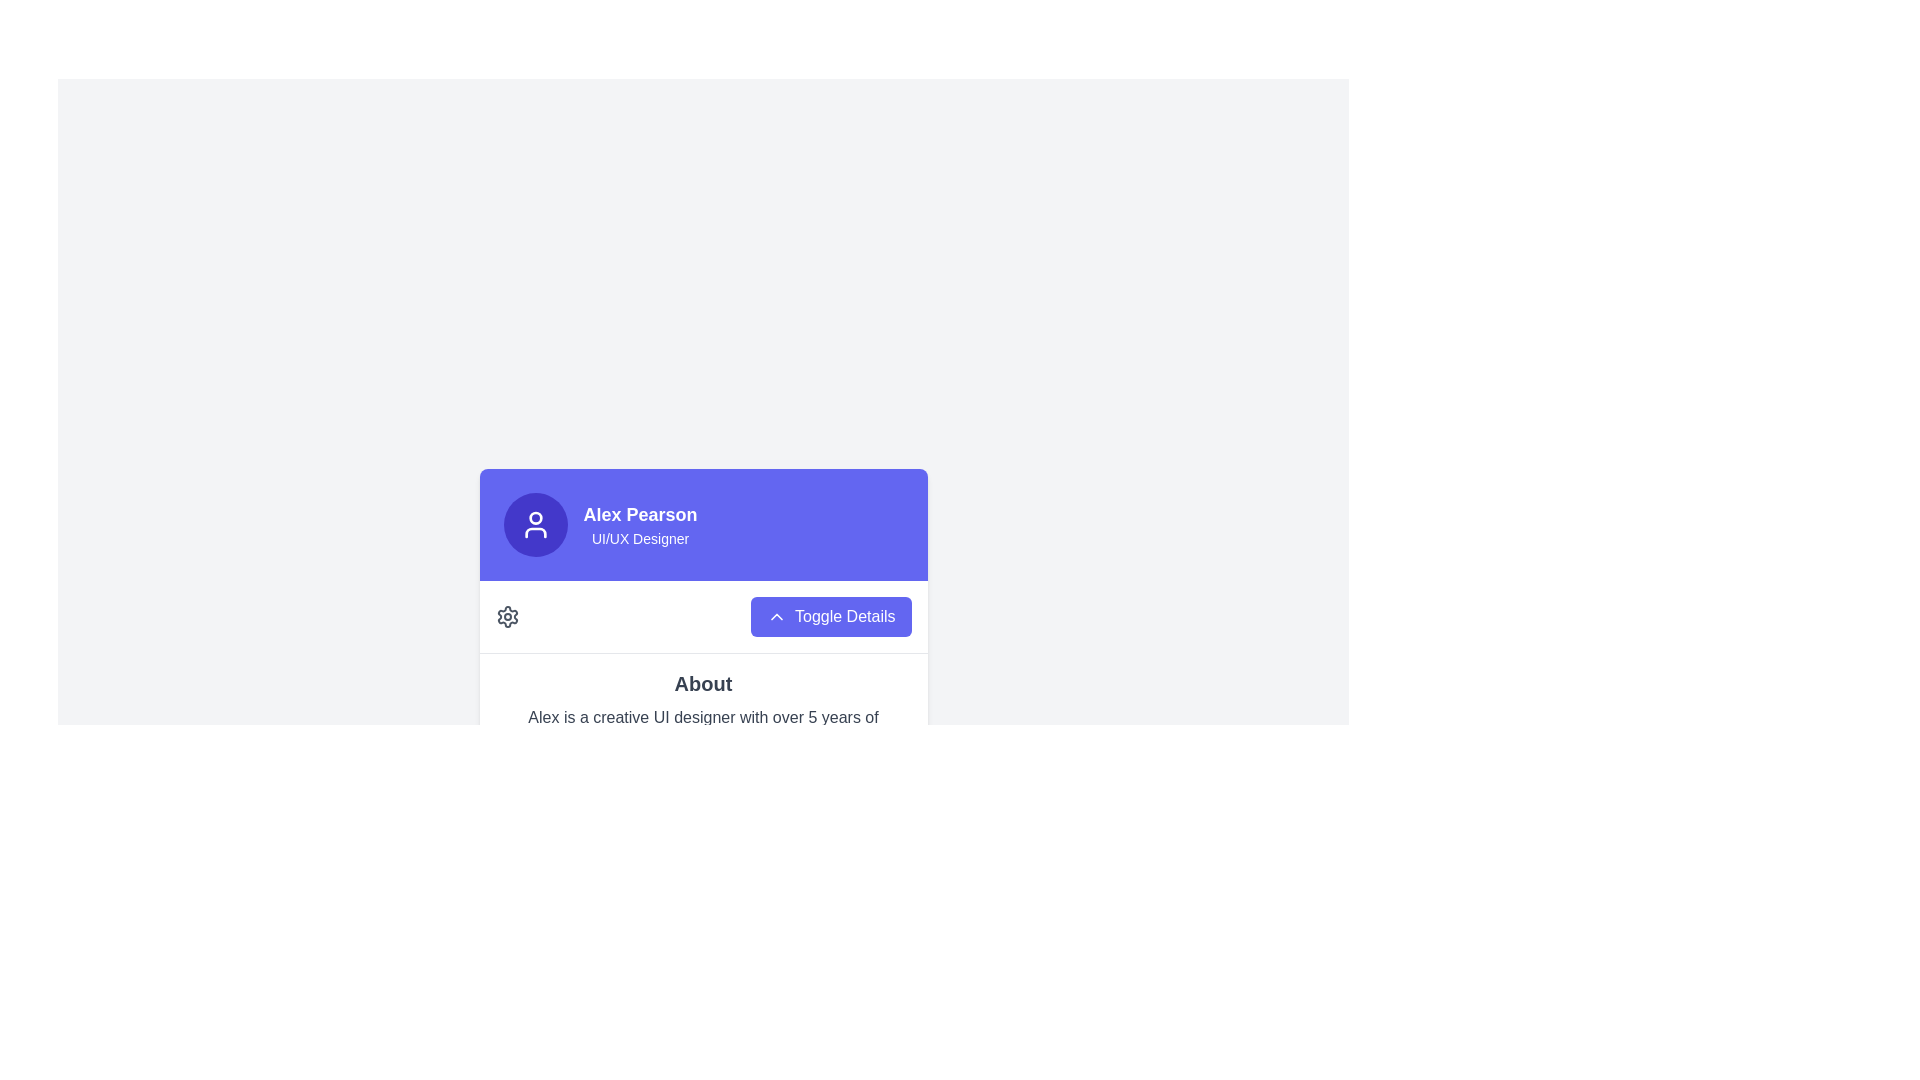  What do you see at coordinates (535, 523) in the screenshot?
I see `the user profile icon, which is a purple circular icon representing a user profile` at bounding box center [535, 523].